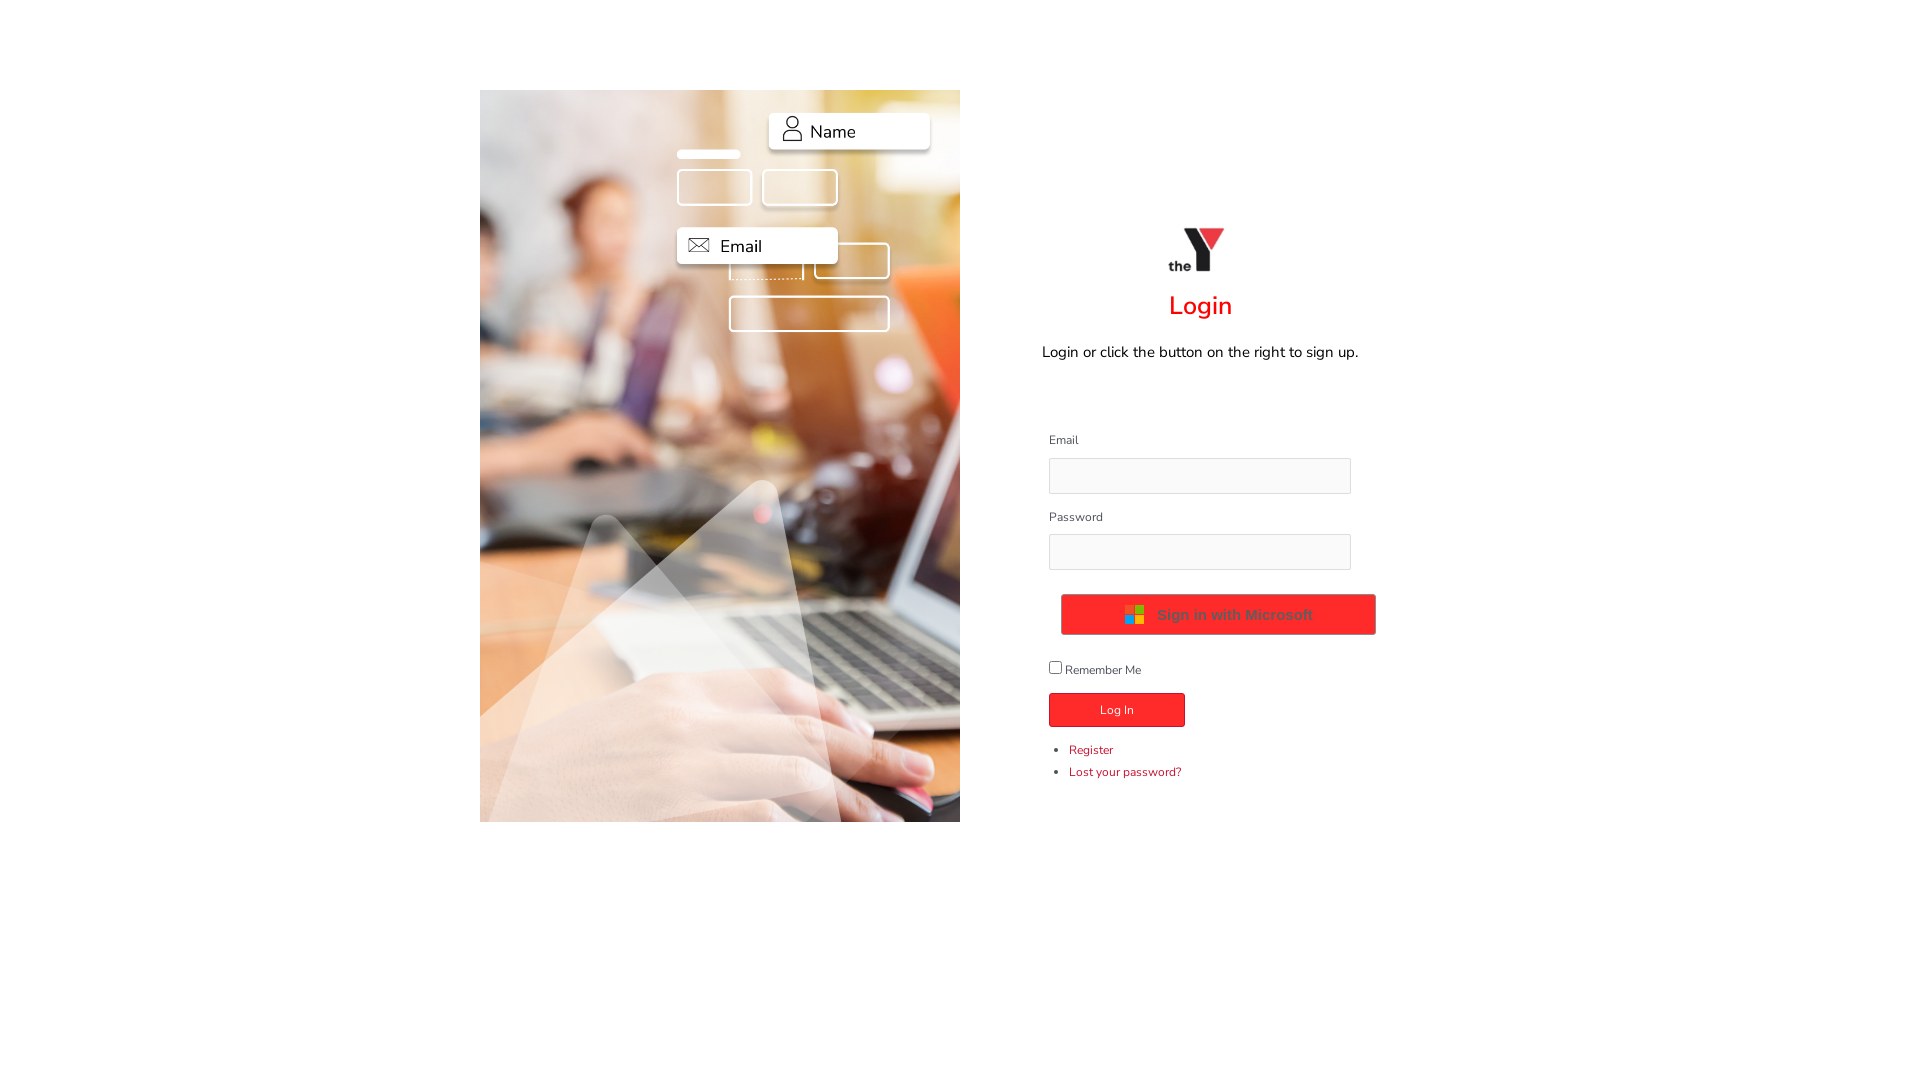  Describe the element at coordinates (1116, 708) in the screenshot. I see `'Log In'` at that location.